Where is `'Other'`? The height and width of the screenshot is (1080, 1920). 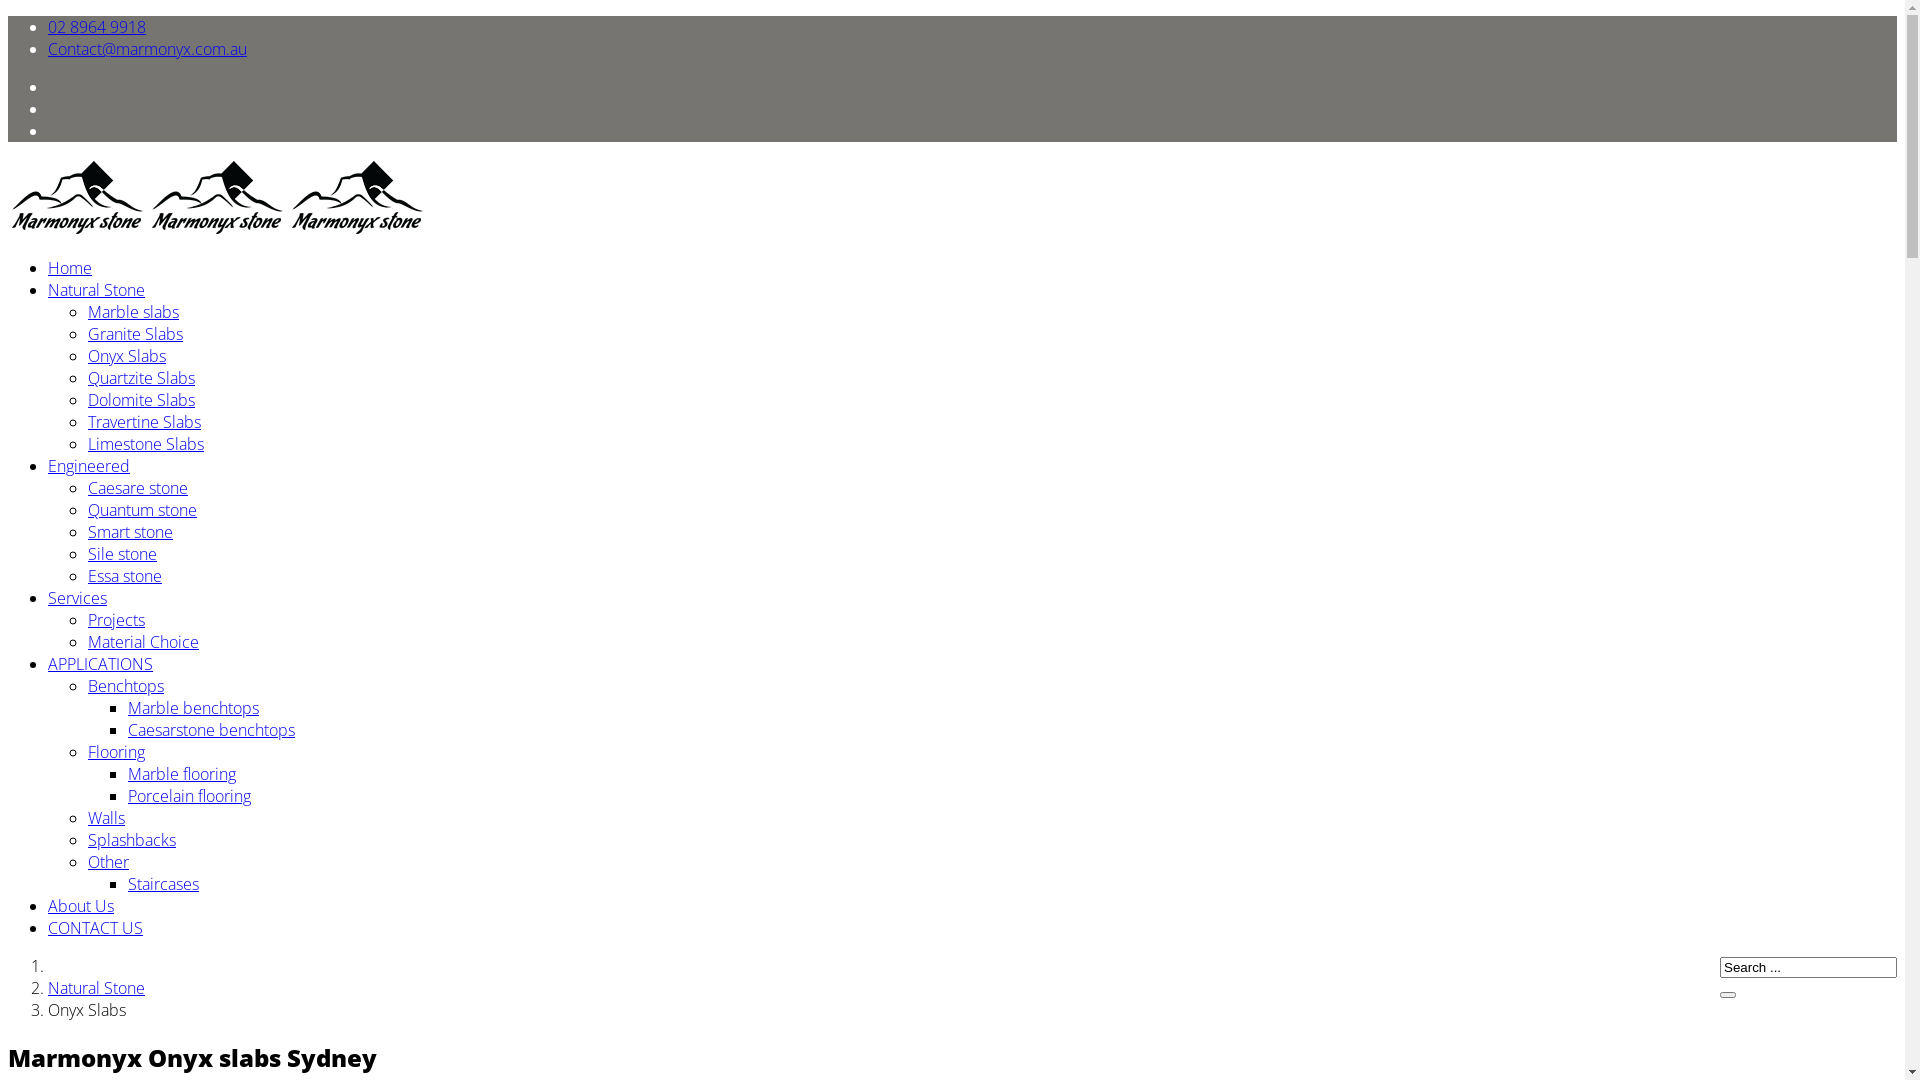
'Other' is located at coordinates (107, 860).